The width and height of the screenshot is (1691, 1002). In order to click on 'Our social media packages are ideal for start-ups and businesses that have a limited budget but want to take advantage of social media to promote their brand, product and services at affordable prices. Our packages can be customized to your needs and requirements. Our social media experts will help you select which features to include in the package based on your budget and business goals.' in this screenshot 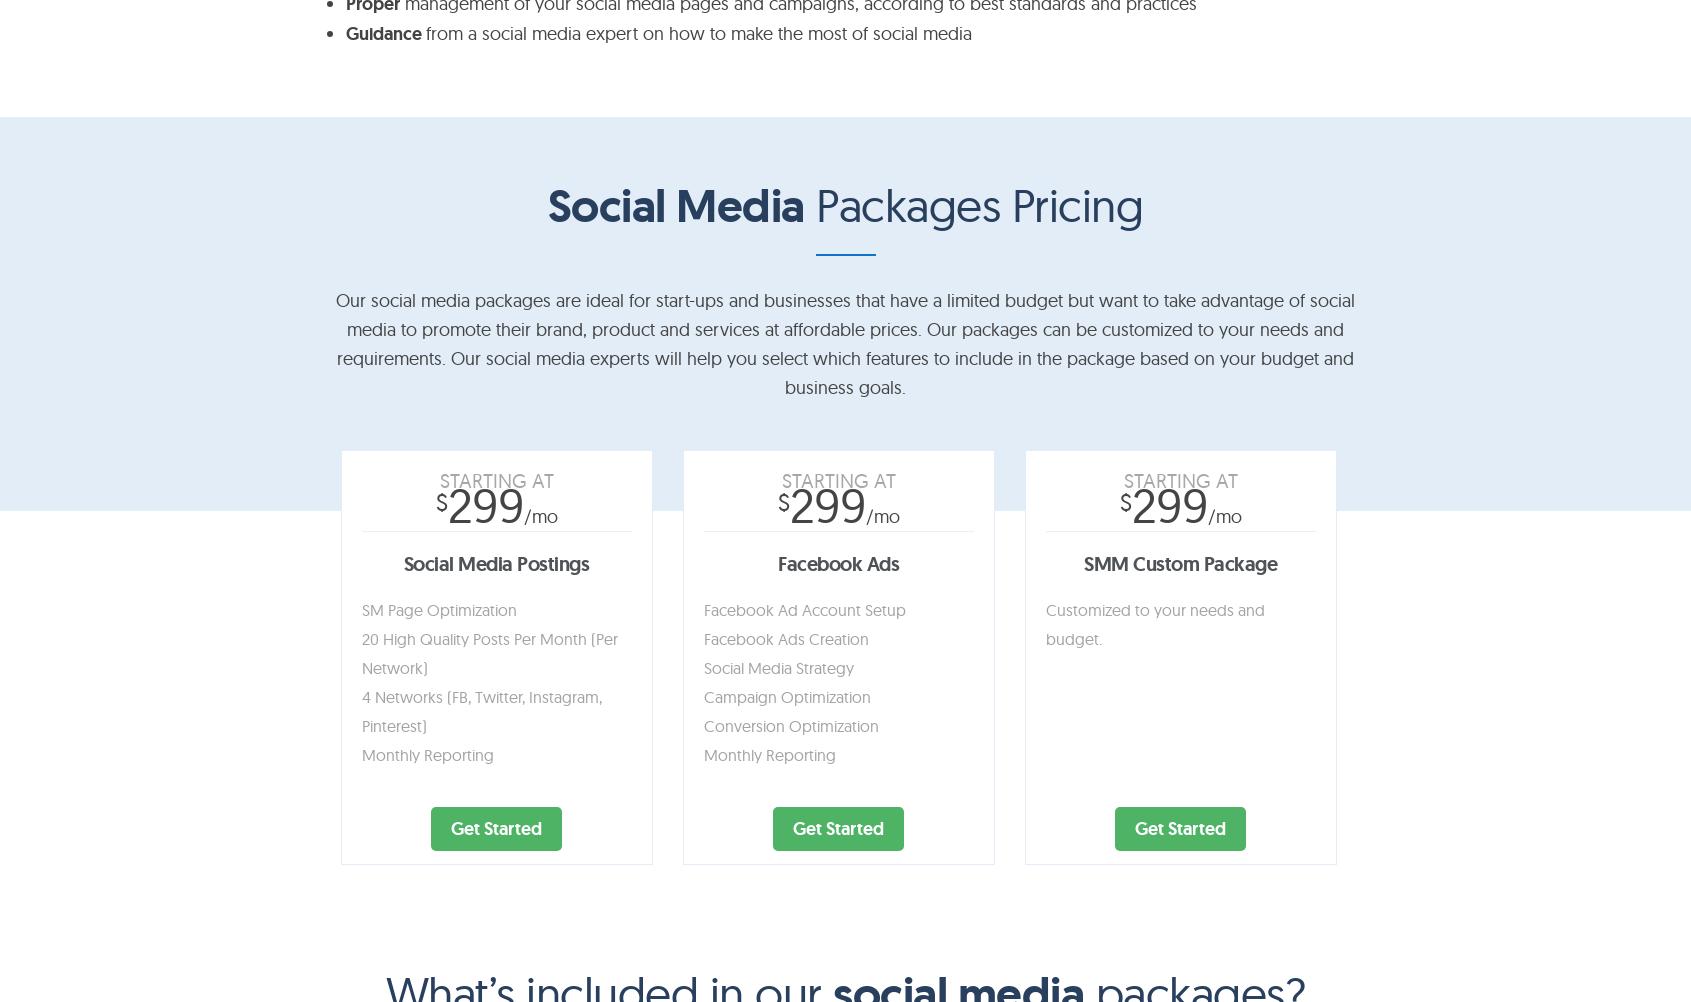, I will do `click(844, 342)`.